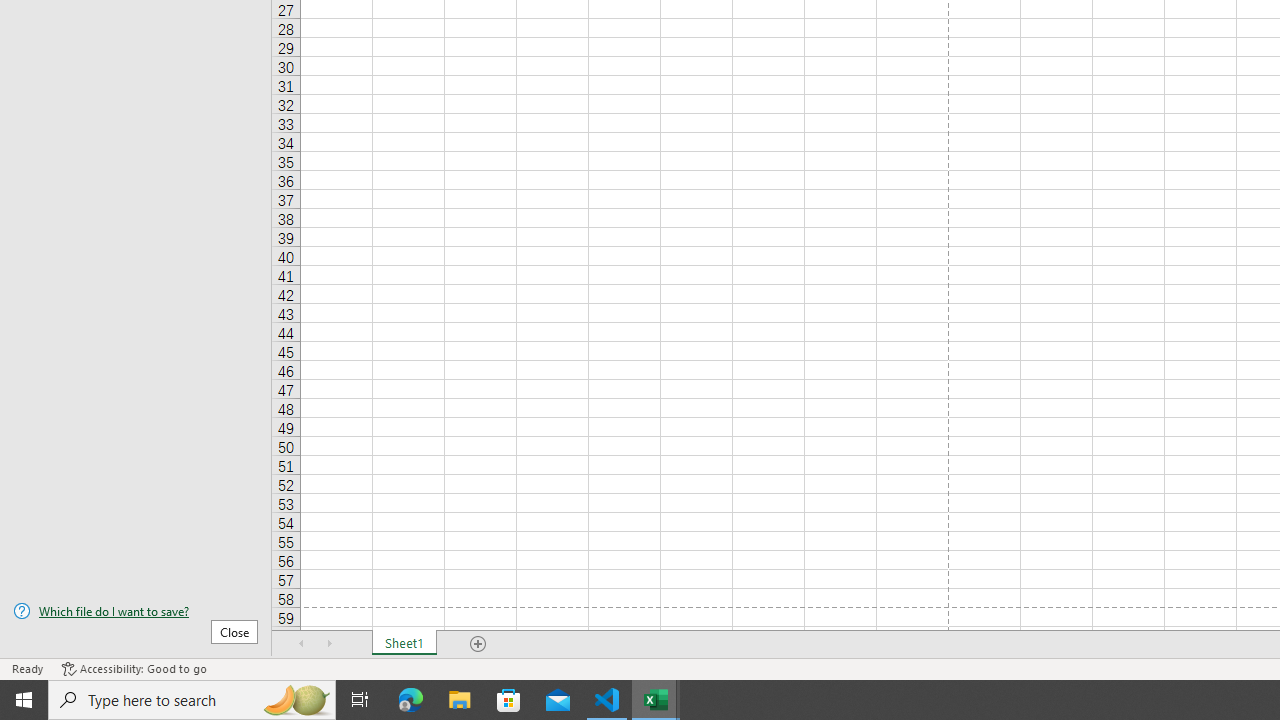 The width and height of the screenshot is (1280, 720). Describe the element at coordinates (477, 644) in the screenshot. I see `'Add Sheet'` at that location.